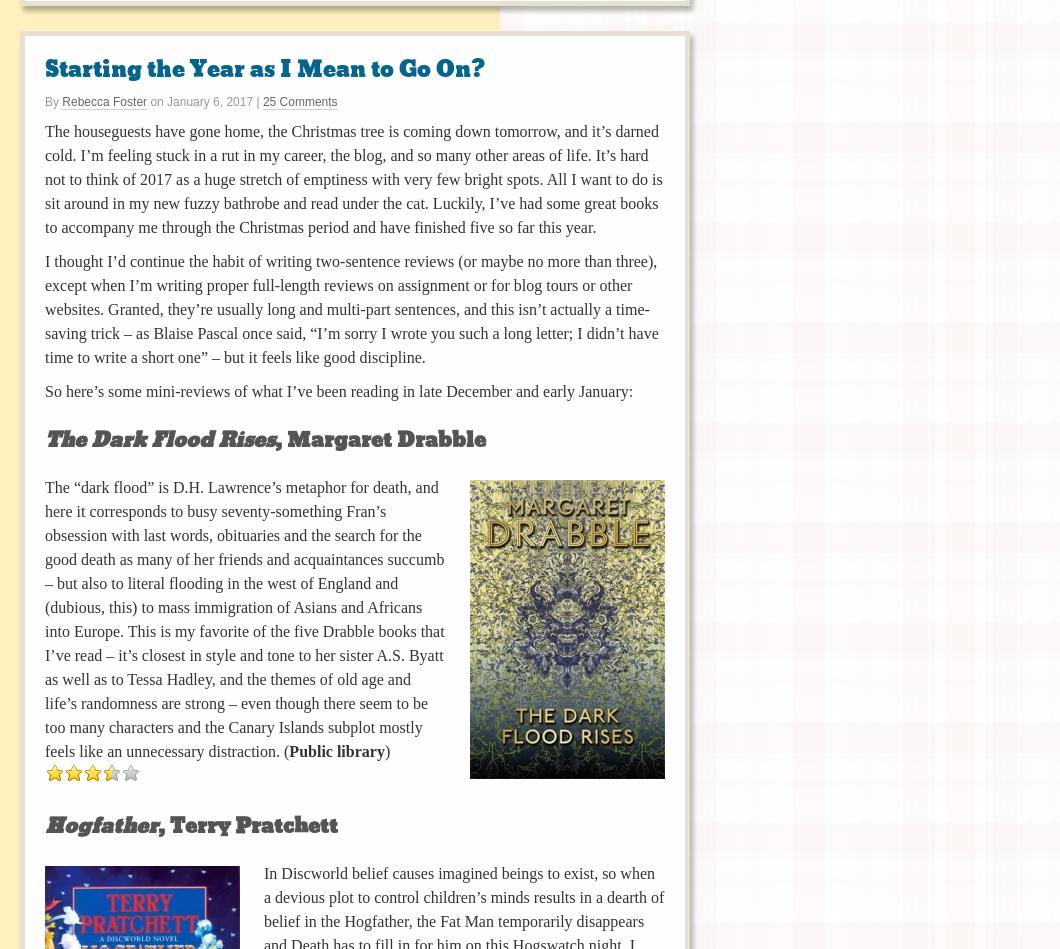 This screenshot has height=949, width=1060. I want to click on ')', so click(389, 750).